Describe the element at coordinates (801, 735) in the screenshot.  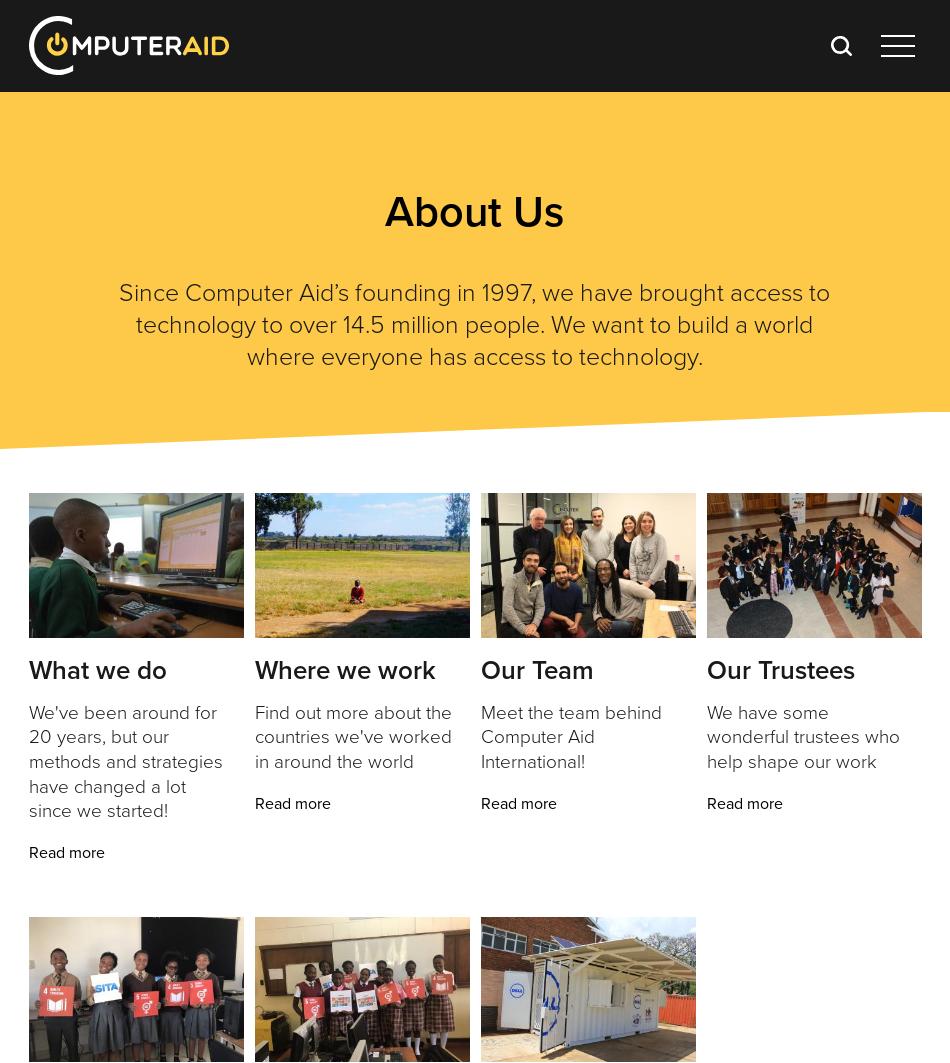
I see `'We have some wonderful trustees who help shape our work'` at that location.